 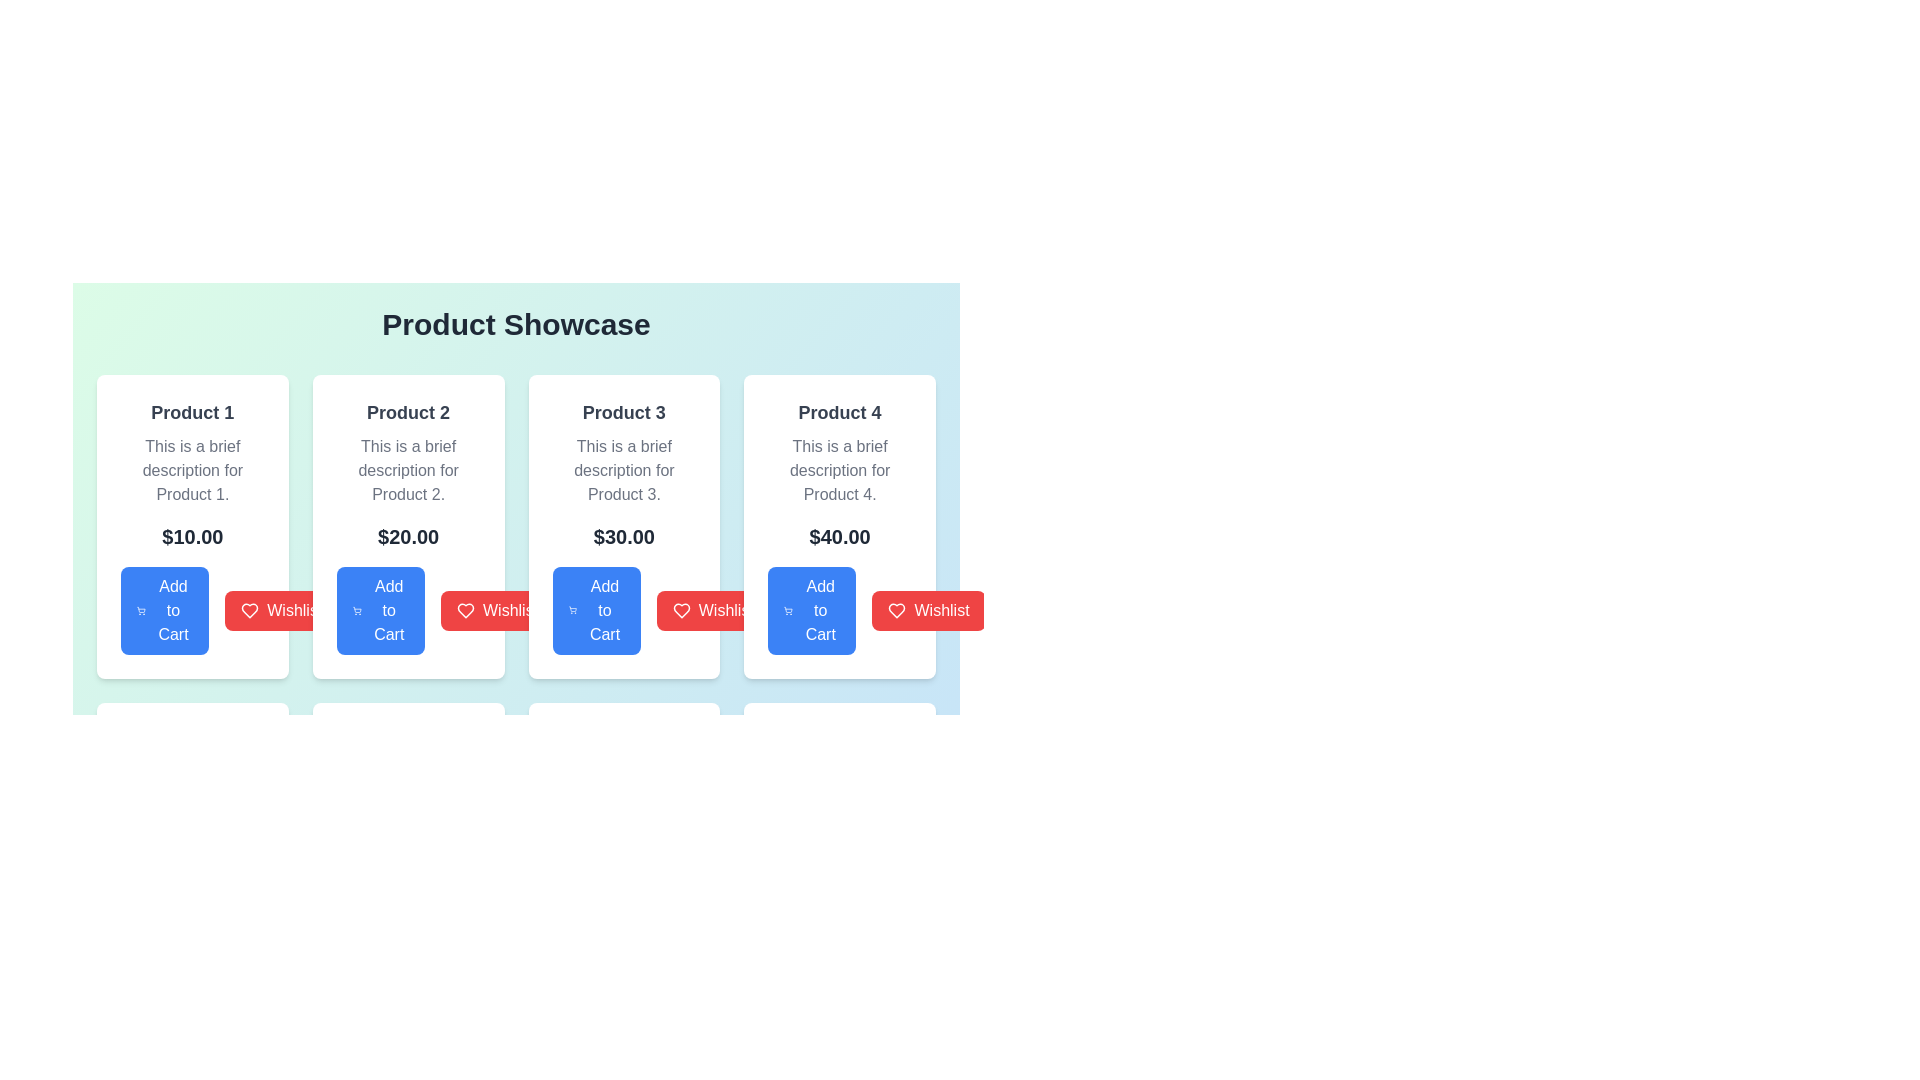 What do you see at coordinates (380, 609) in the screenshot?
I see `the 'Add to Cart' button, which is a rectangular button with a blue background and white text, located underneath the product description of Product 2` at bounding box center [380, 609].